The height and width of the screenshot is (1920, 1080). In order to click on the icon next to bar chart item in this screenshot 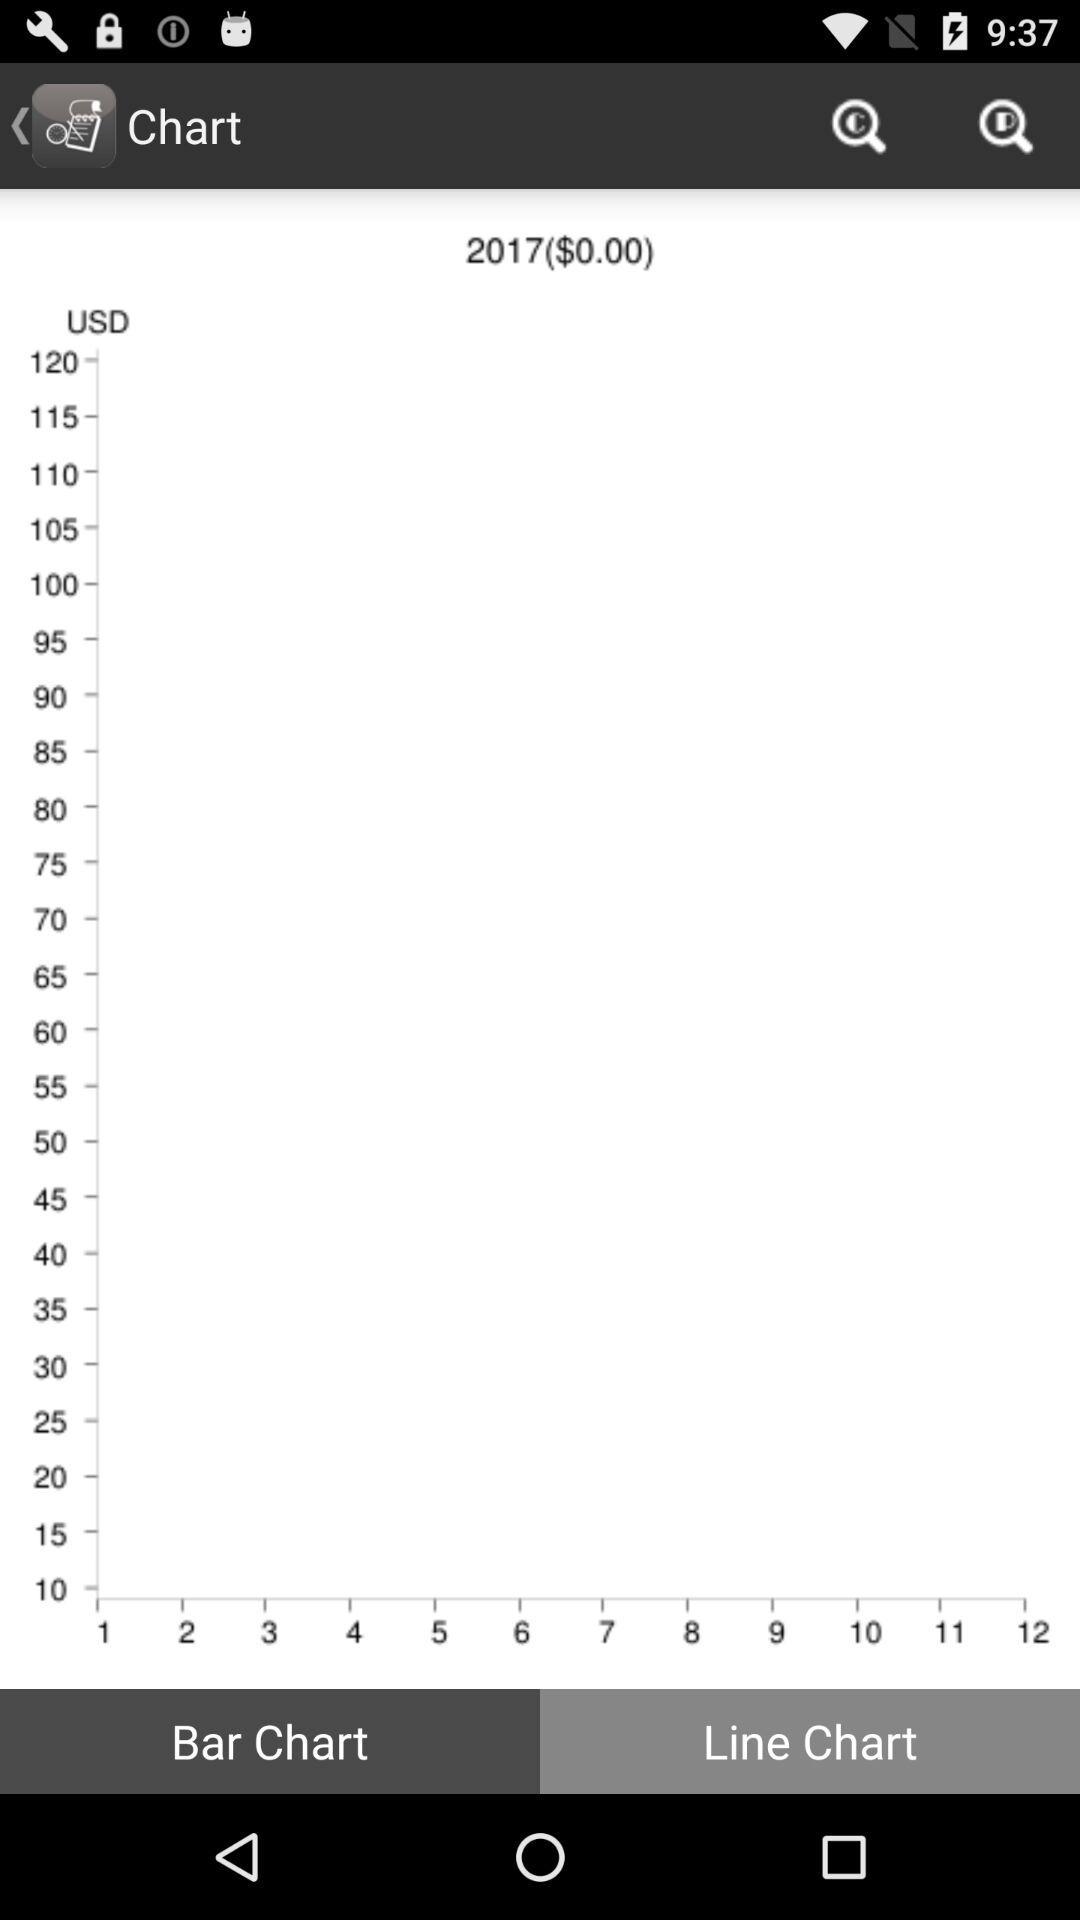, I will do `click(810, 1740)`.